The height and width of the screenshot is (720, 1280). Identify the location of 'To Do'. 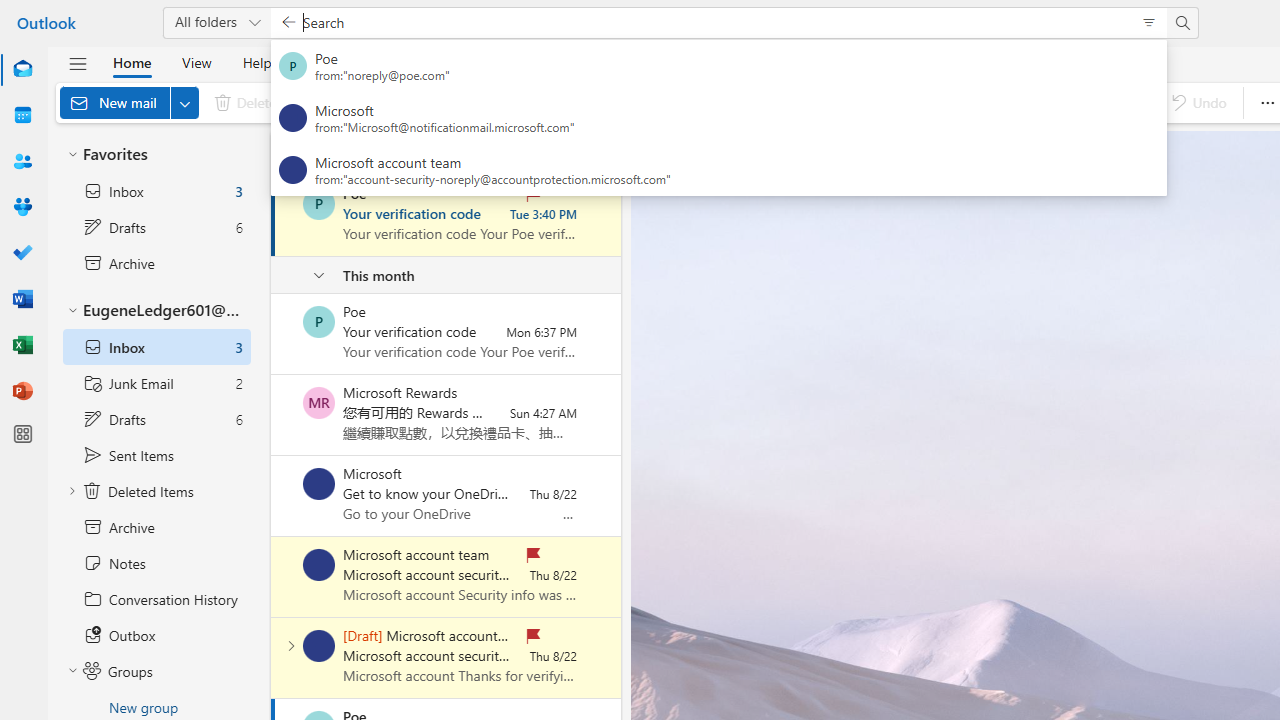
(23, 253).